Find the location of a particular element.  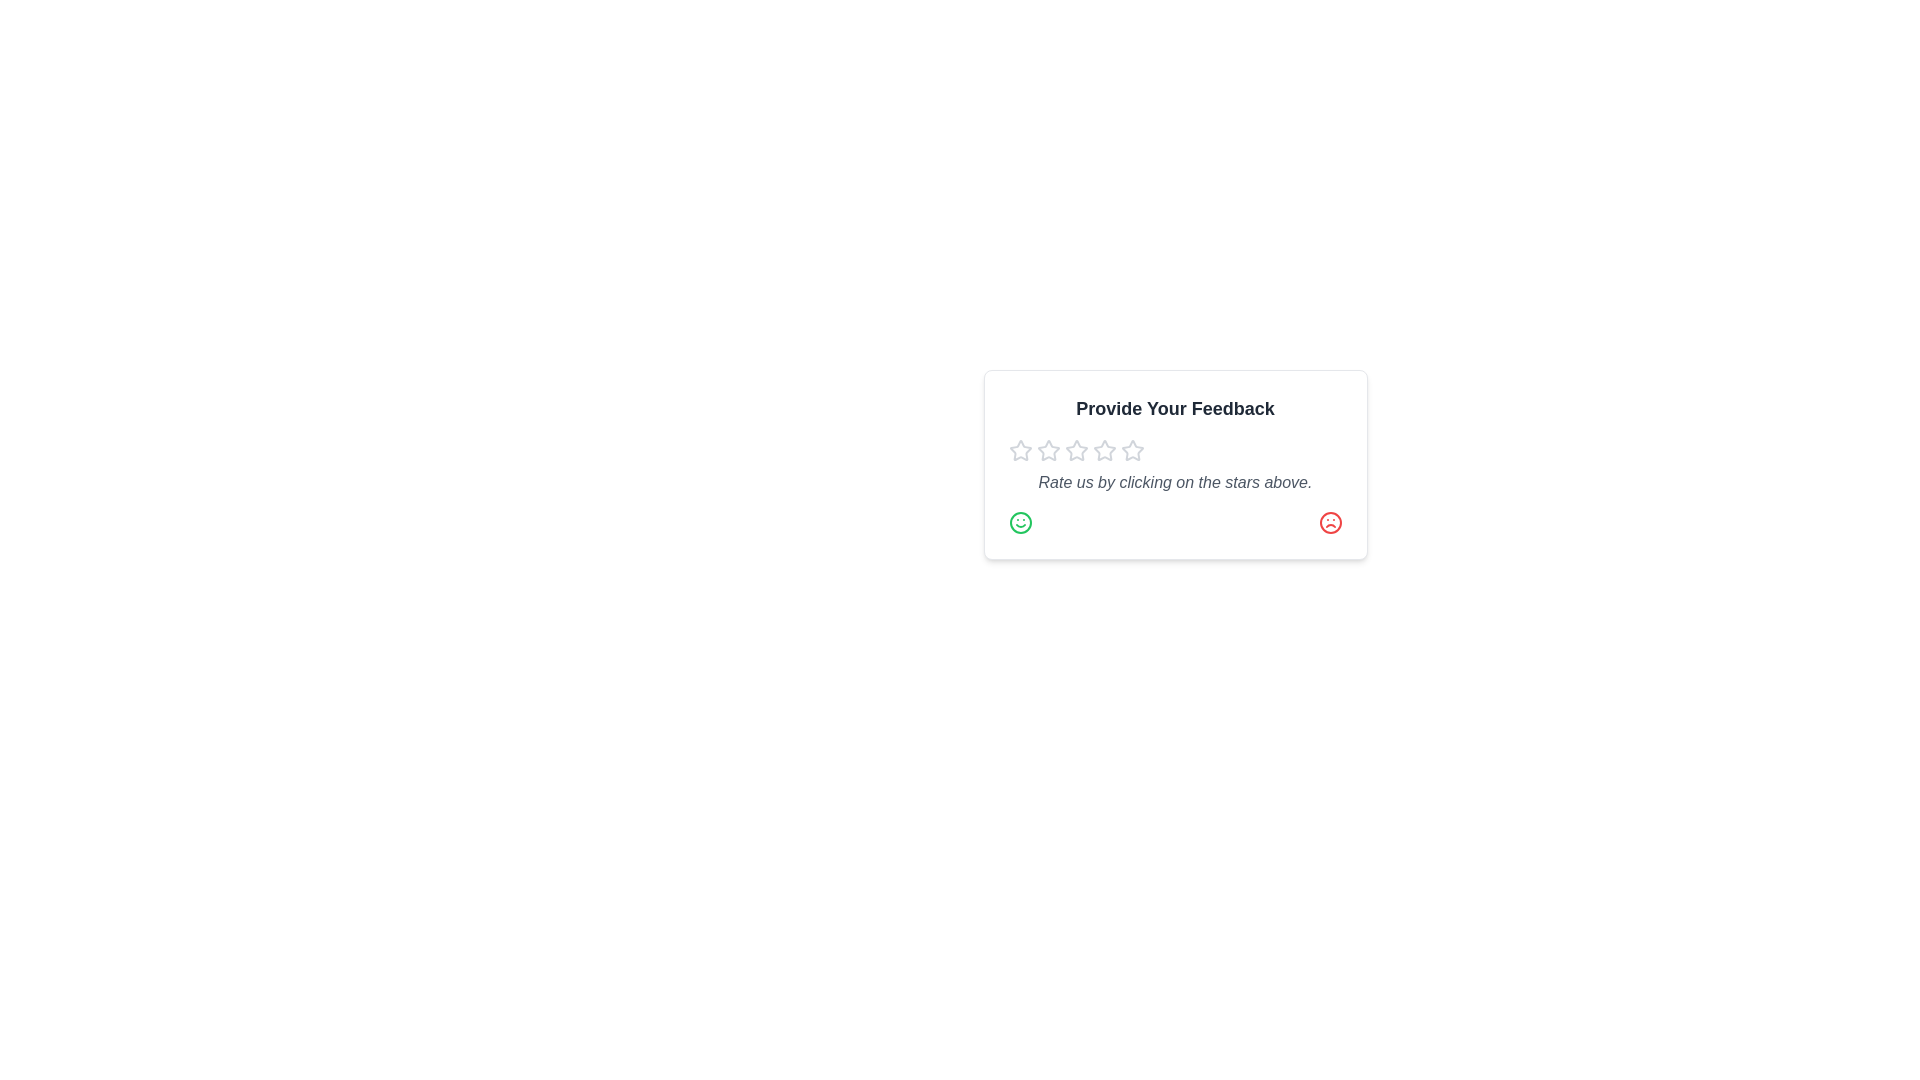

the fourth star in the feedback rating section is located at coordinates (1103, 451).